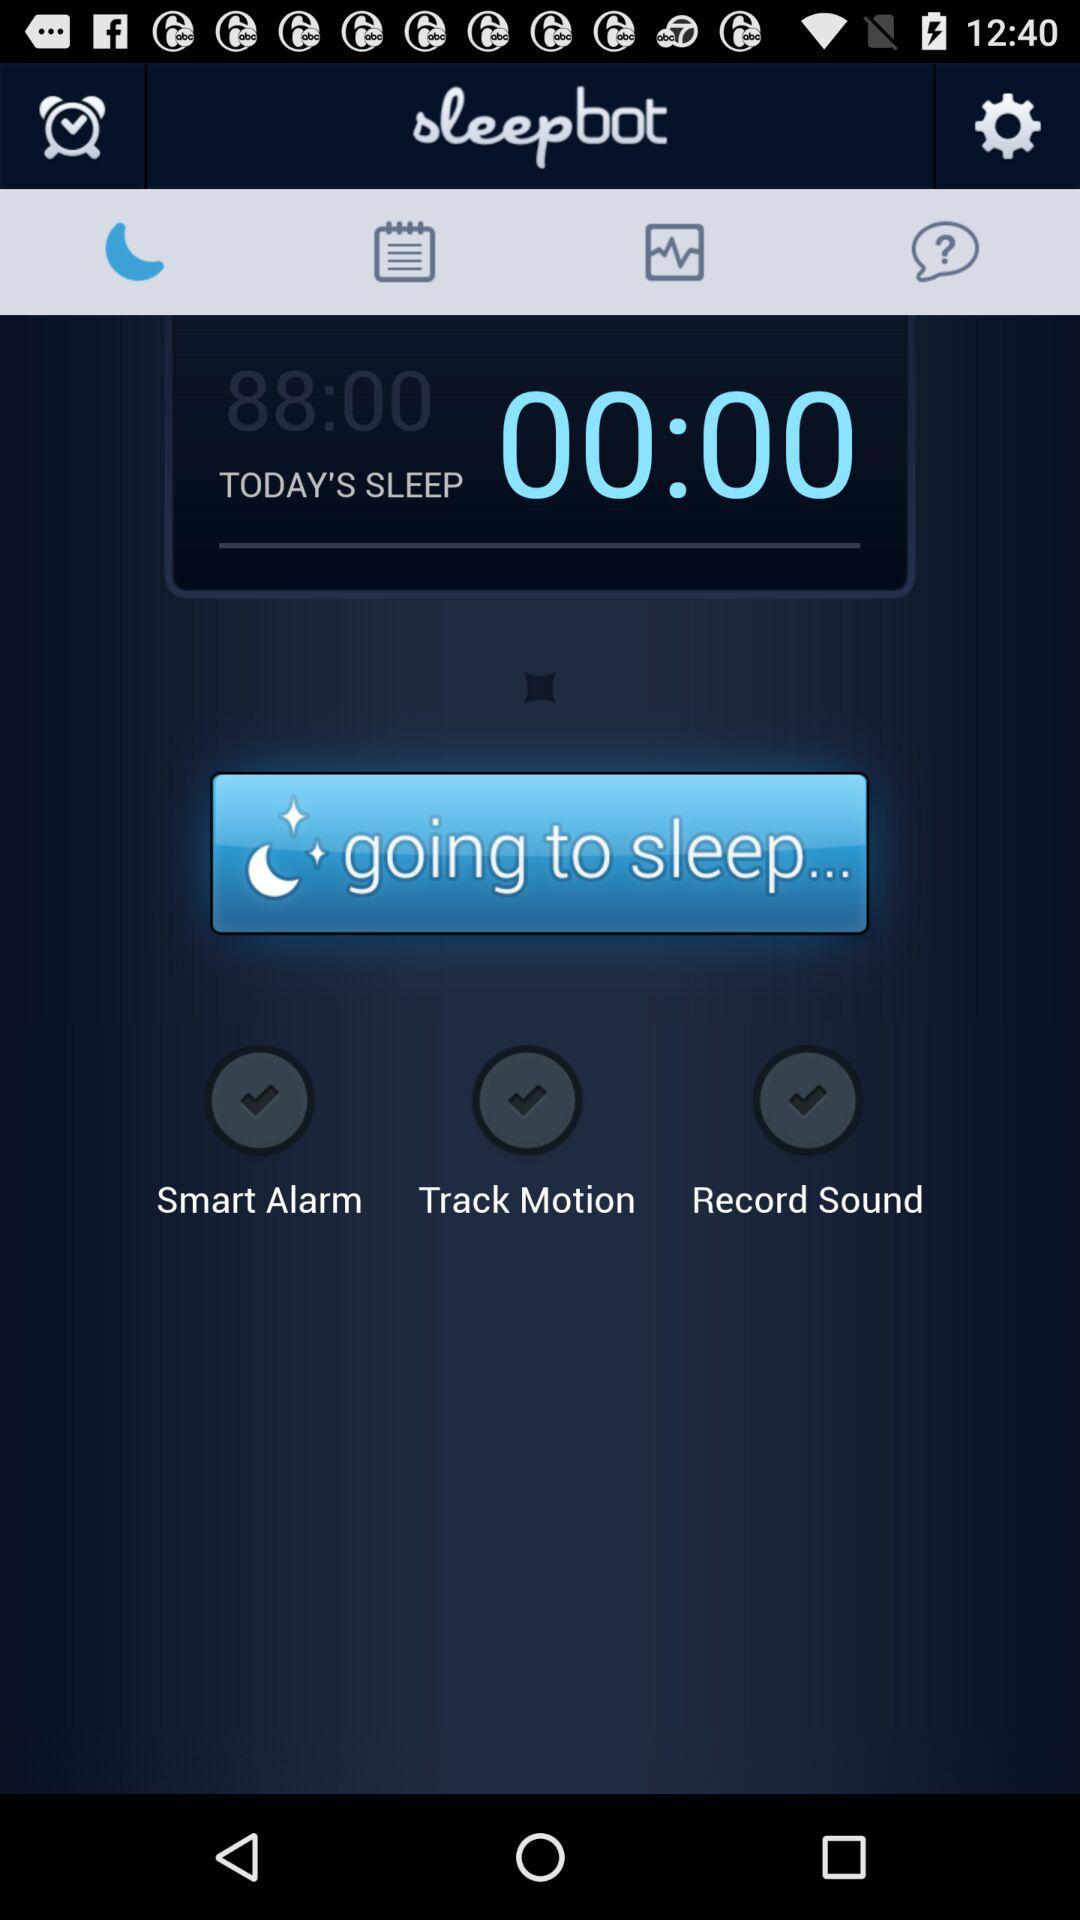 The height and width of the screenshot is (1920, 1080). What do you see at coordinates (1006, 126) in the screenshot?
I see `settings` at bounding box center [1006, 126].